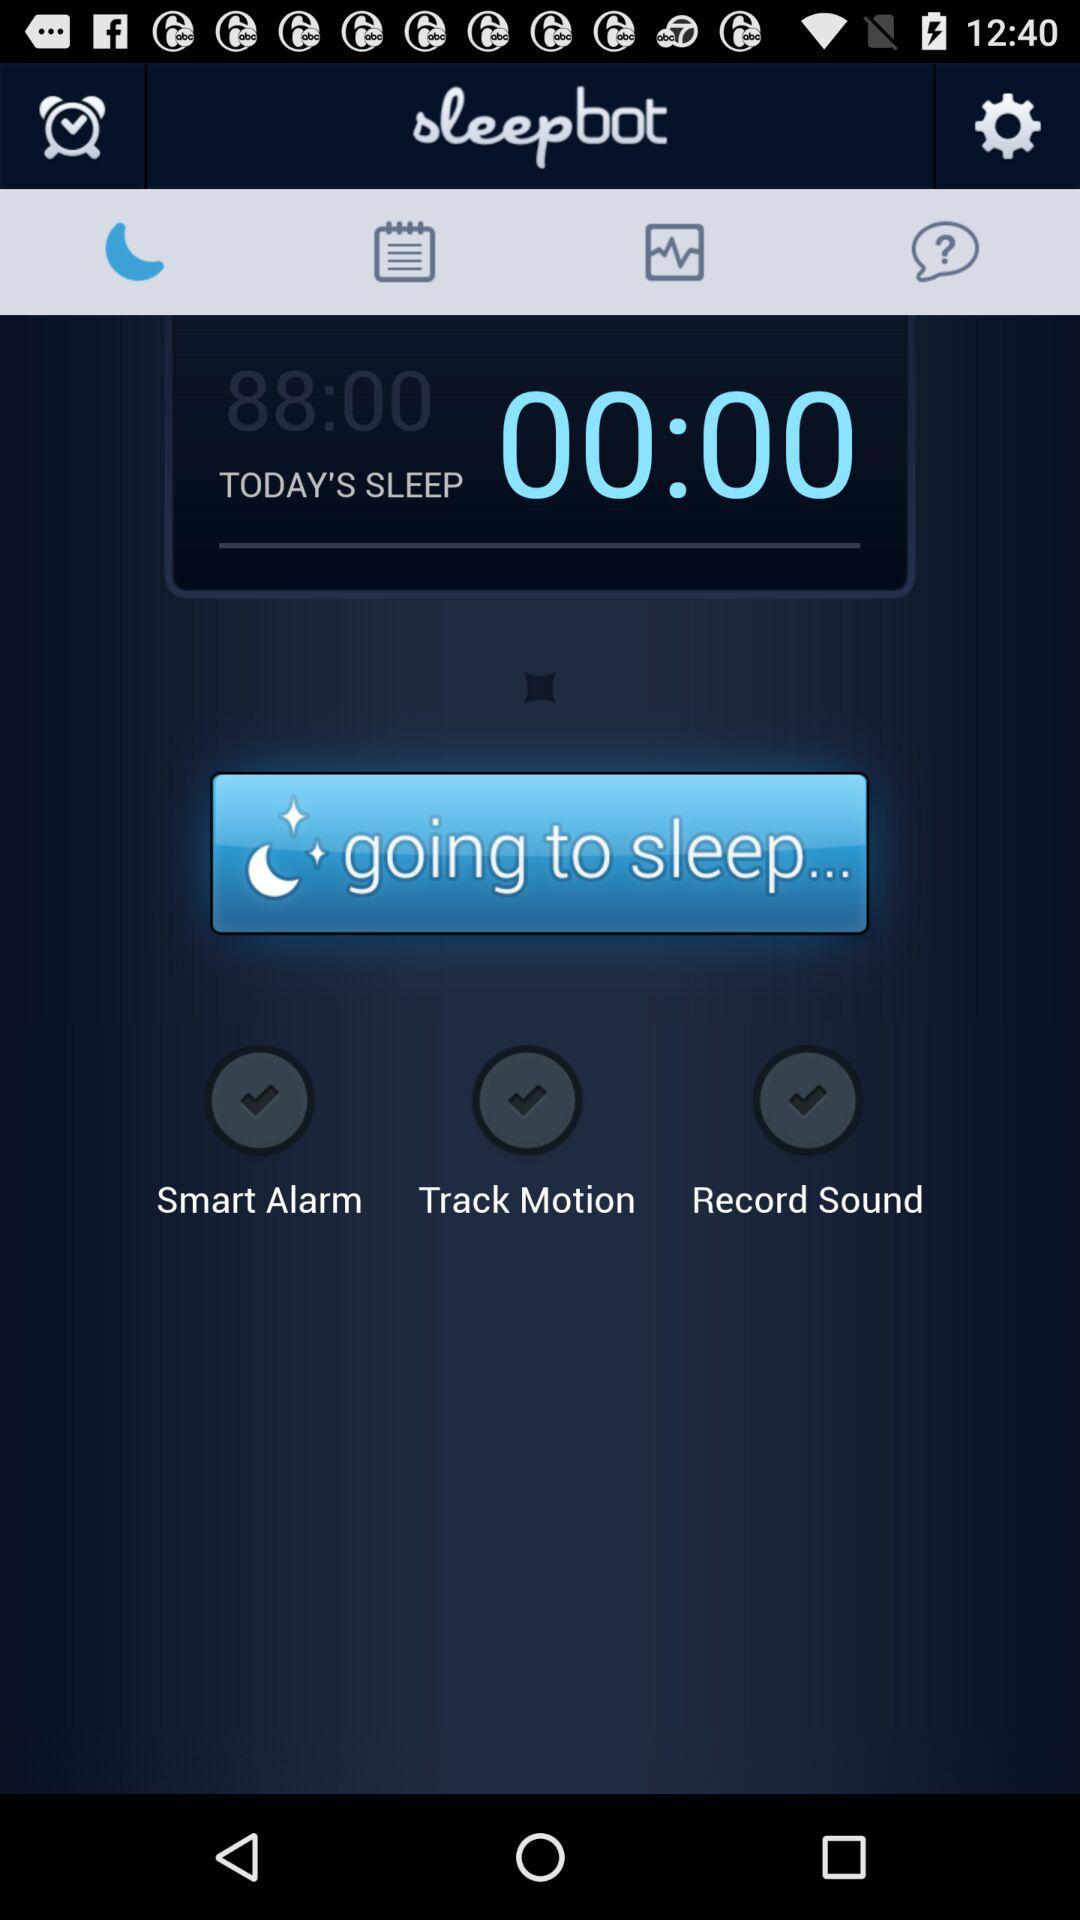 The height and width of the screenshot is (1920, 1080). What do you see at coordinates (1006, 126) in the screenshot?
I see `settings` at bounding box center [1006, 126].